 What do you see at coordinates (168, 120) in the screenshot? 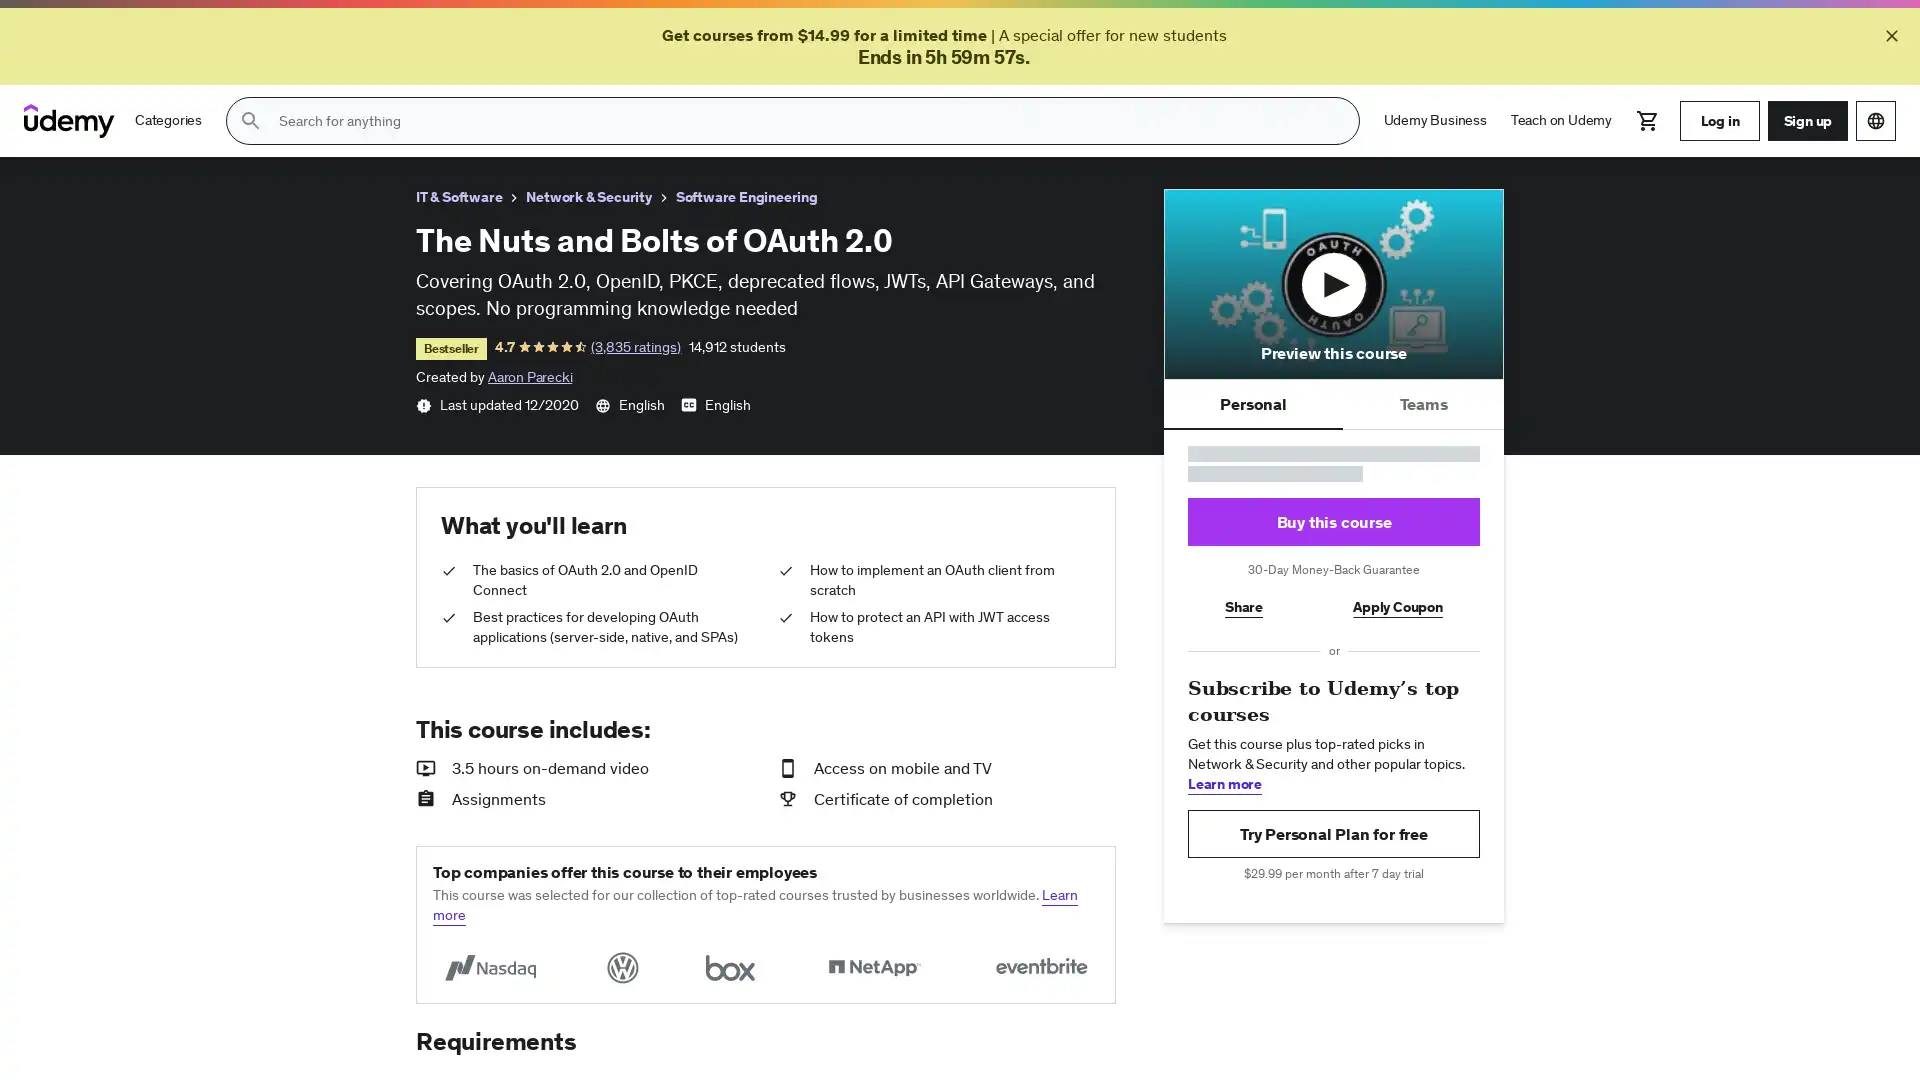
I see `Categories` at bounding box center [168, 120].